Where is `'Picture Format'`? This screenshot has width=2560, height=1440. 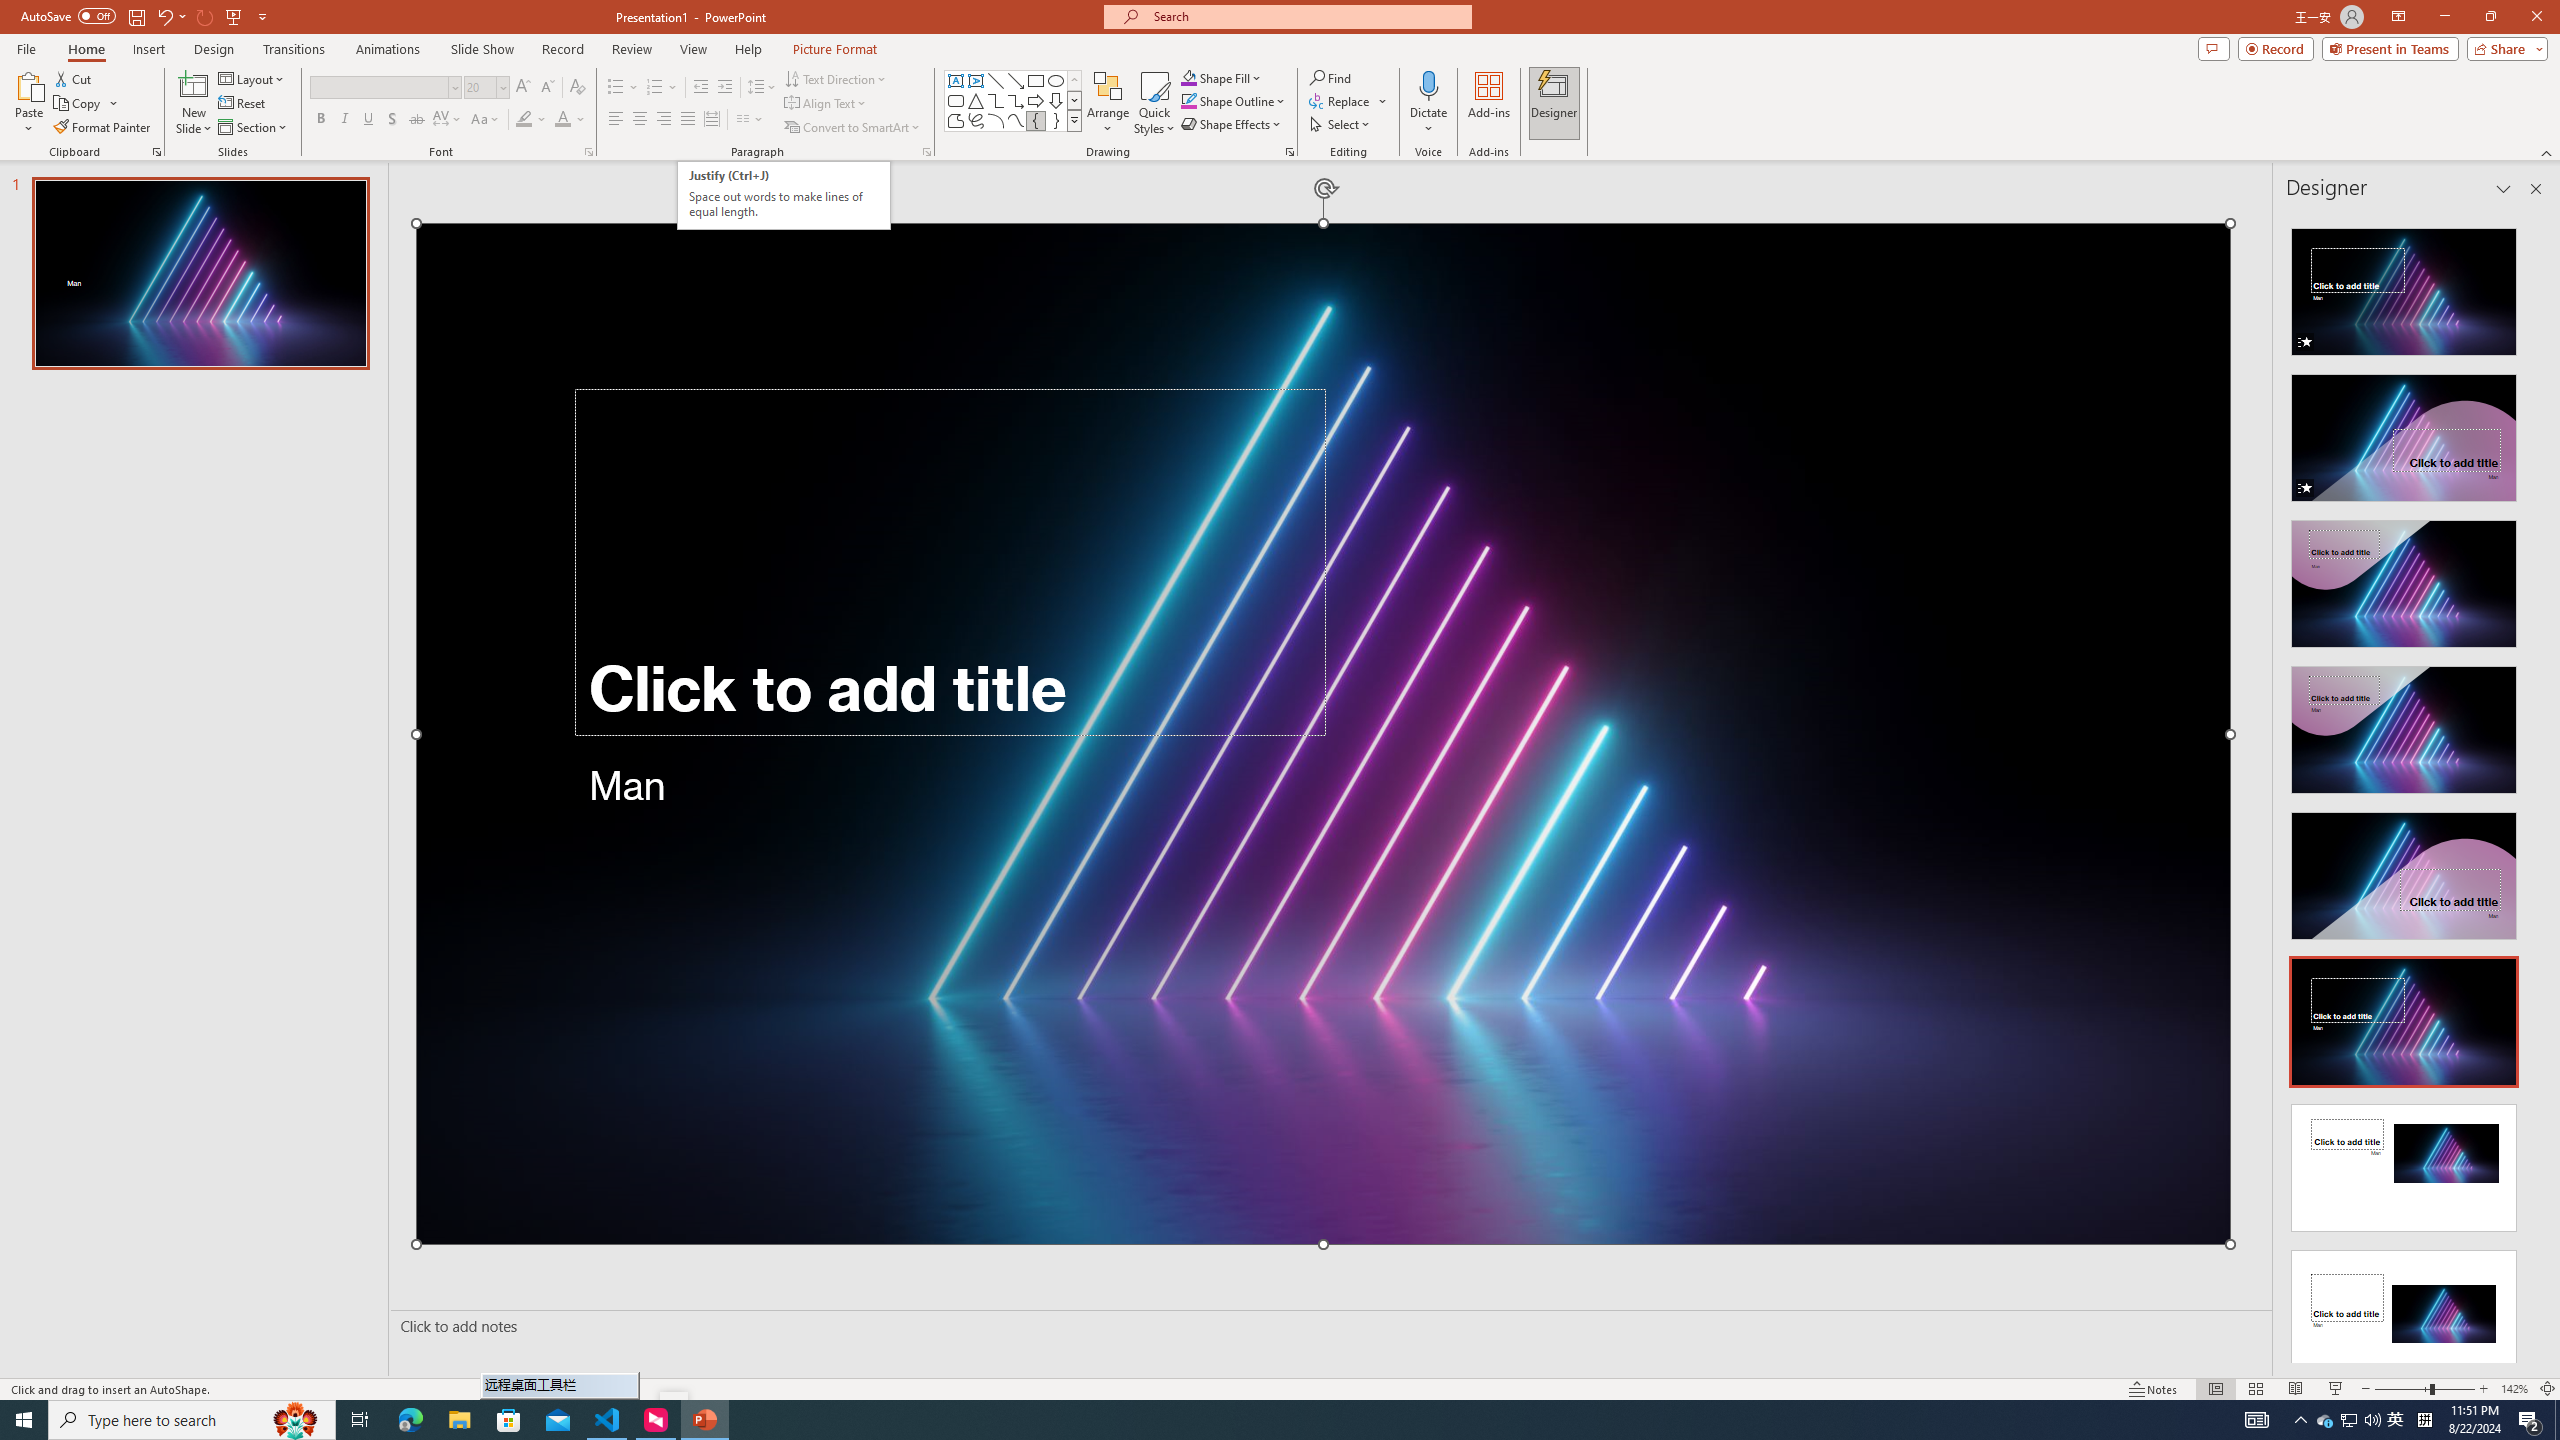
'Picture Format' is located at coordinates (835, 49).